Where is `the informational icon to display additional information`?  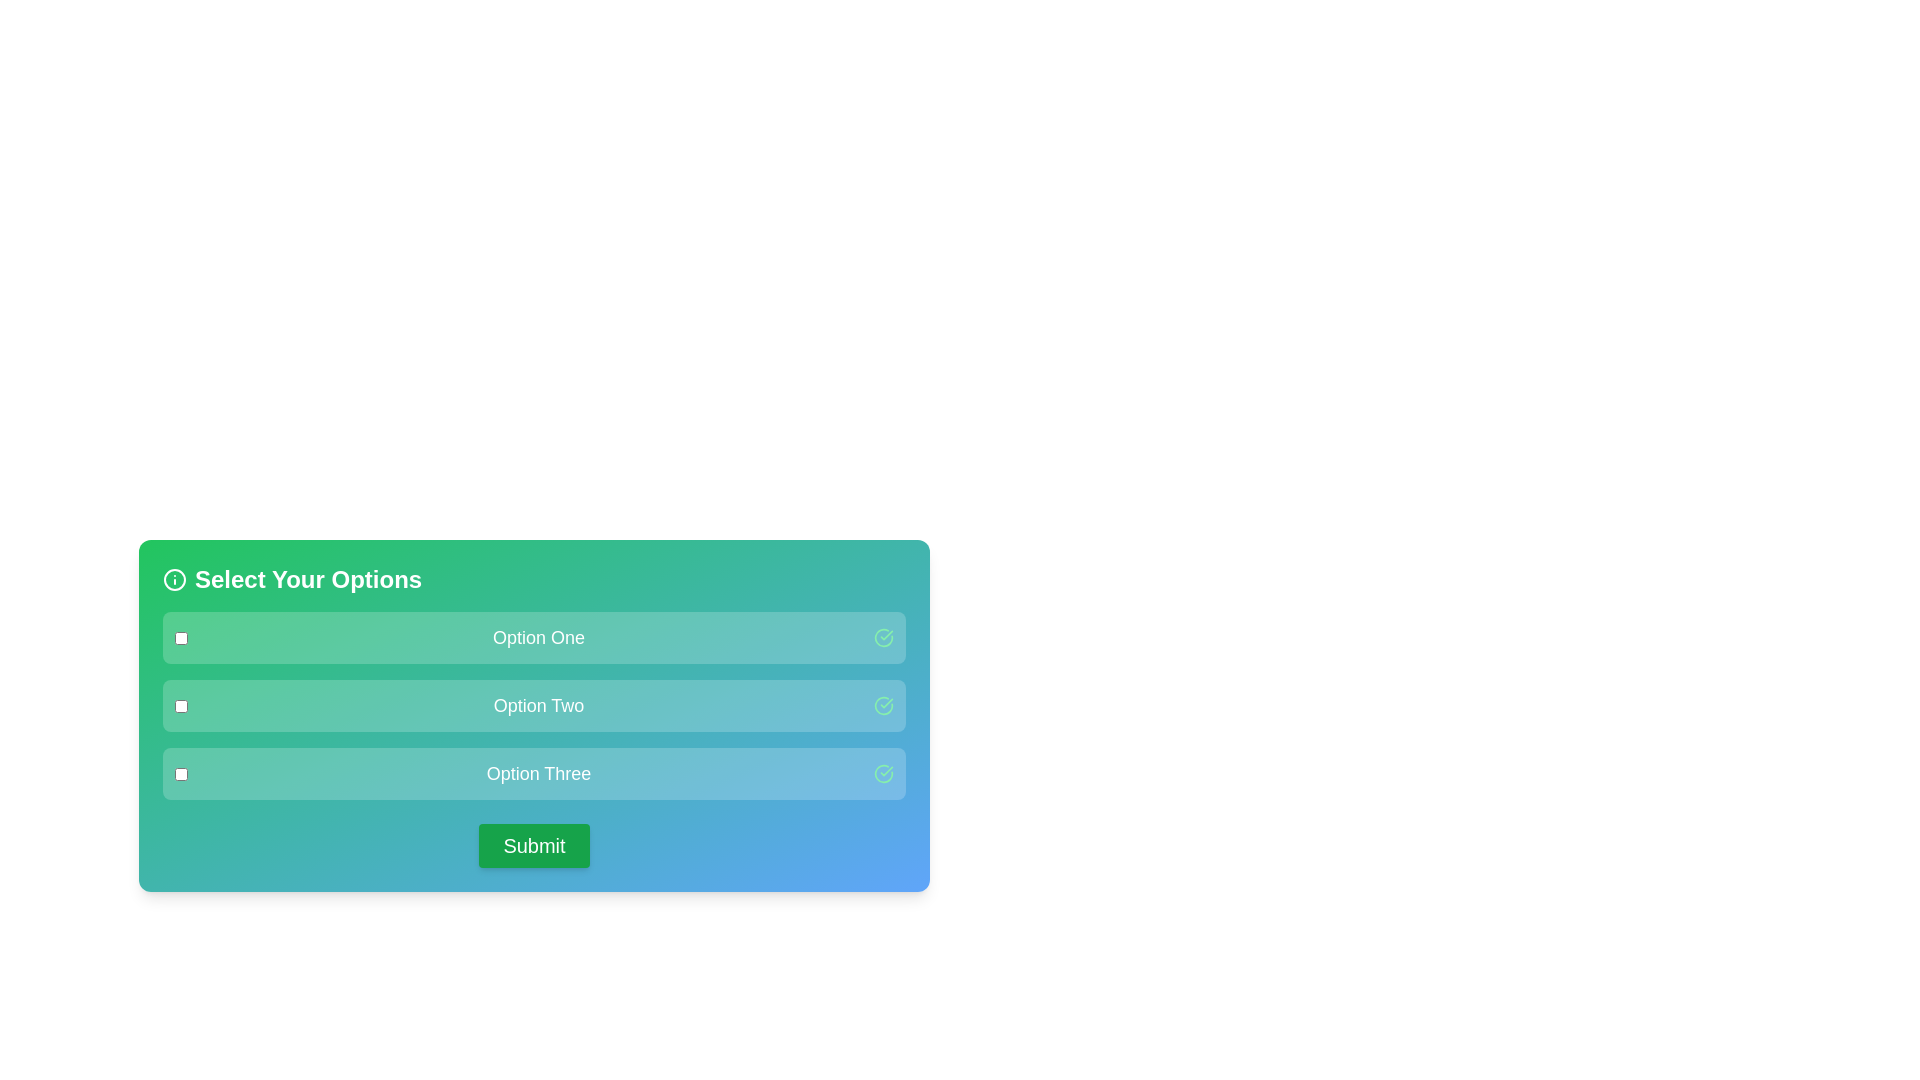
the informational icon to display additional information is located at coordinates (174, 579).